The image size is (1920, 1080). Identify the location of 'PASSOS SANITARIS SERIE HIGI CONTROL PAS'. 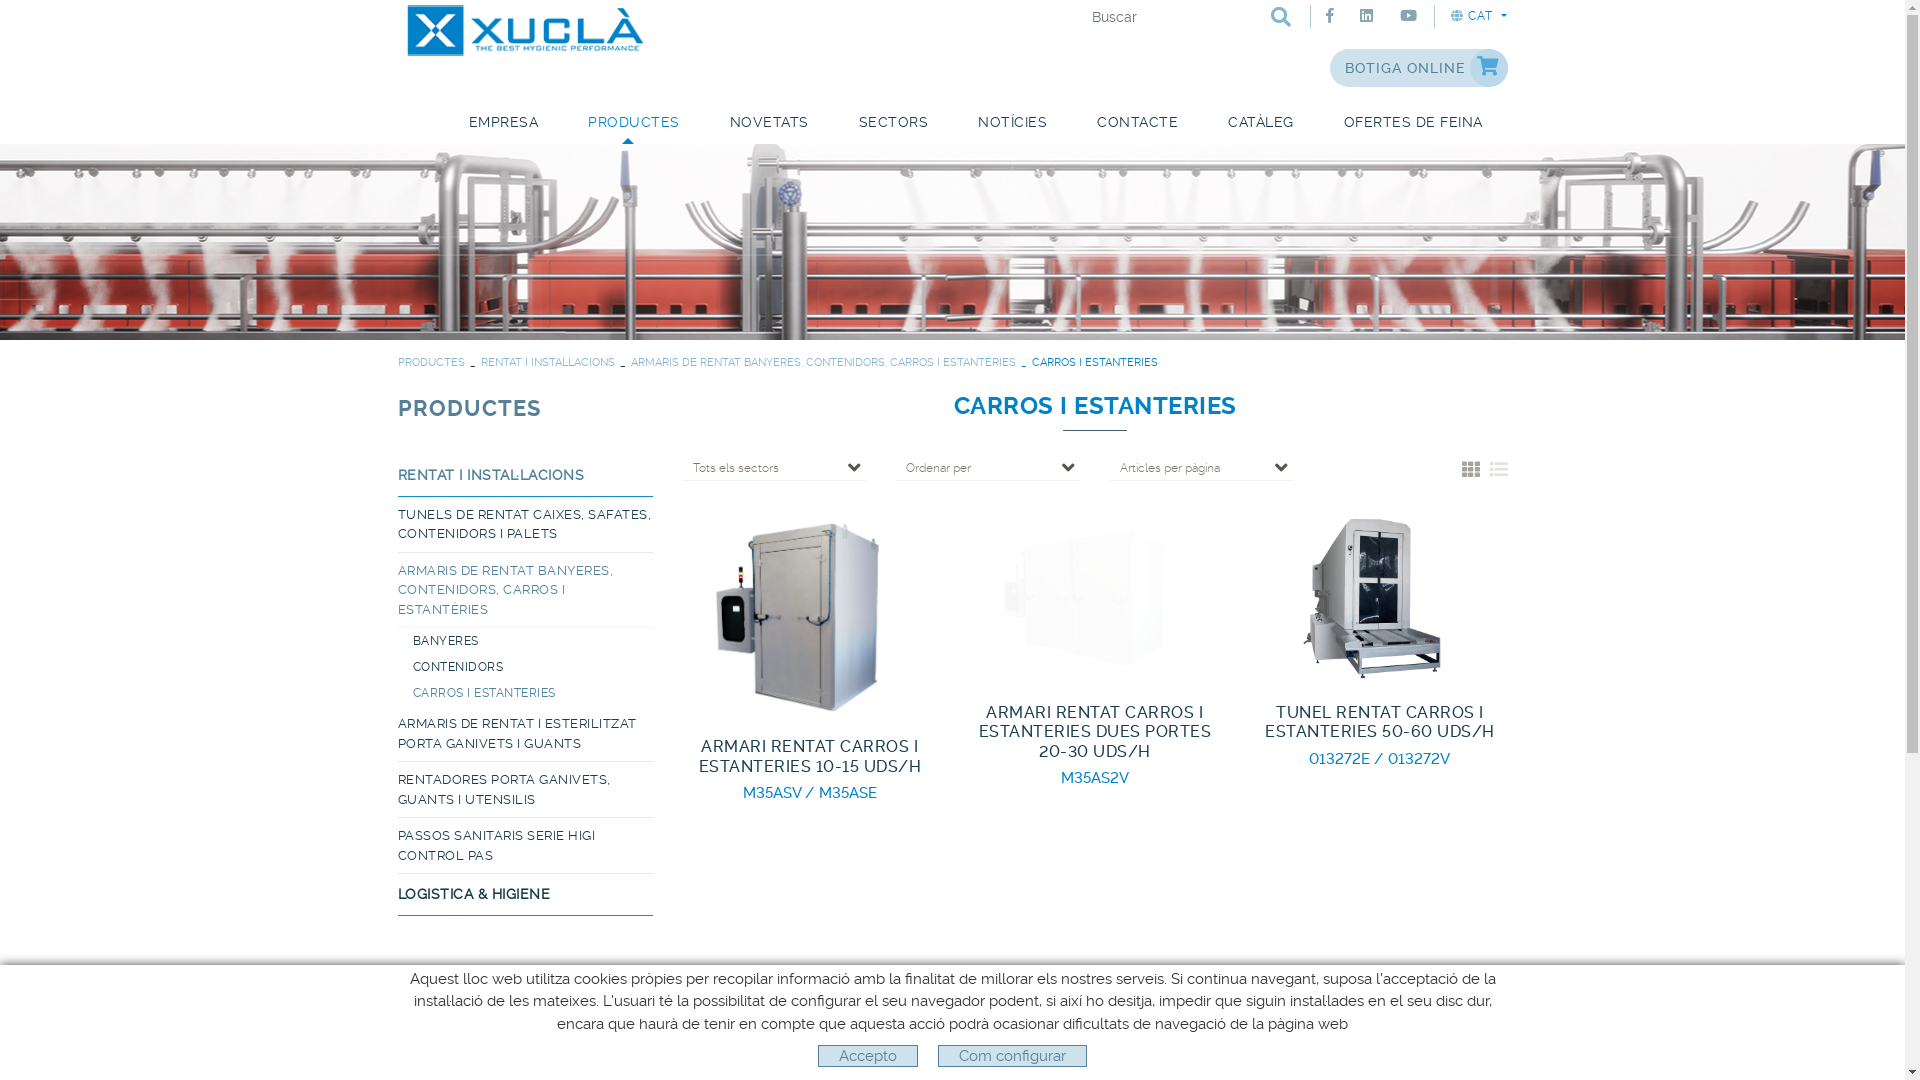
(525, 845).